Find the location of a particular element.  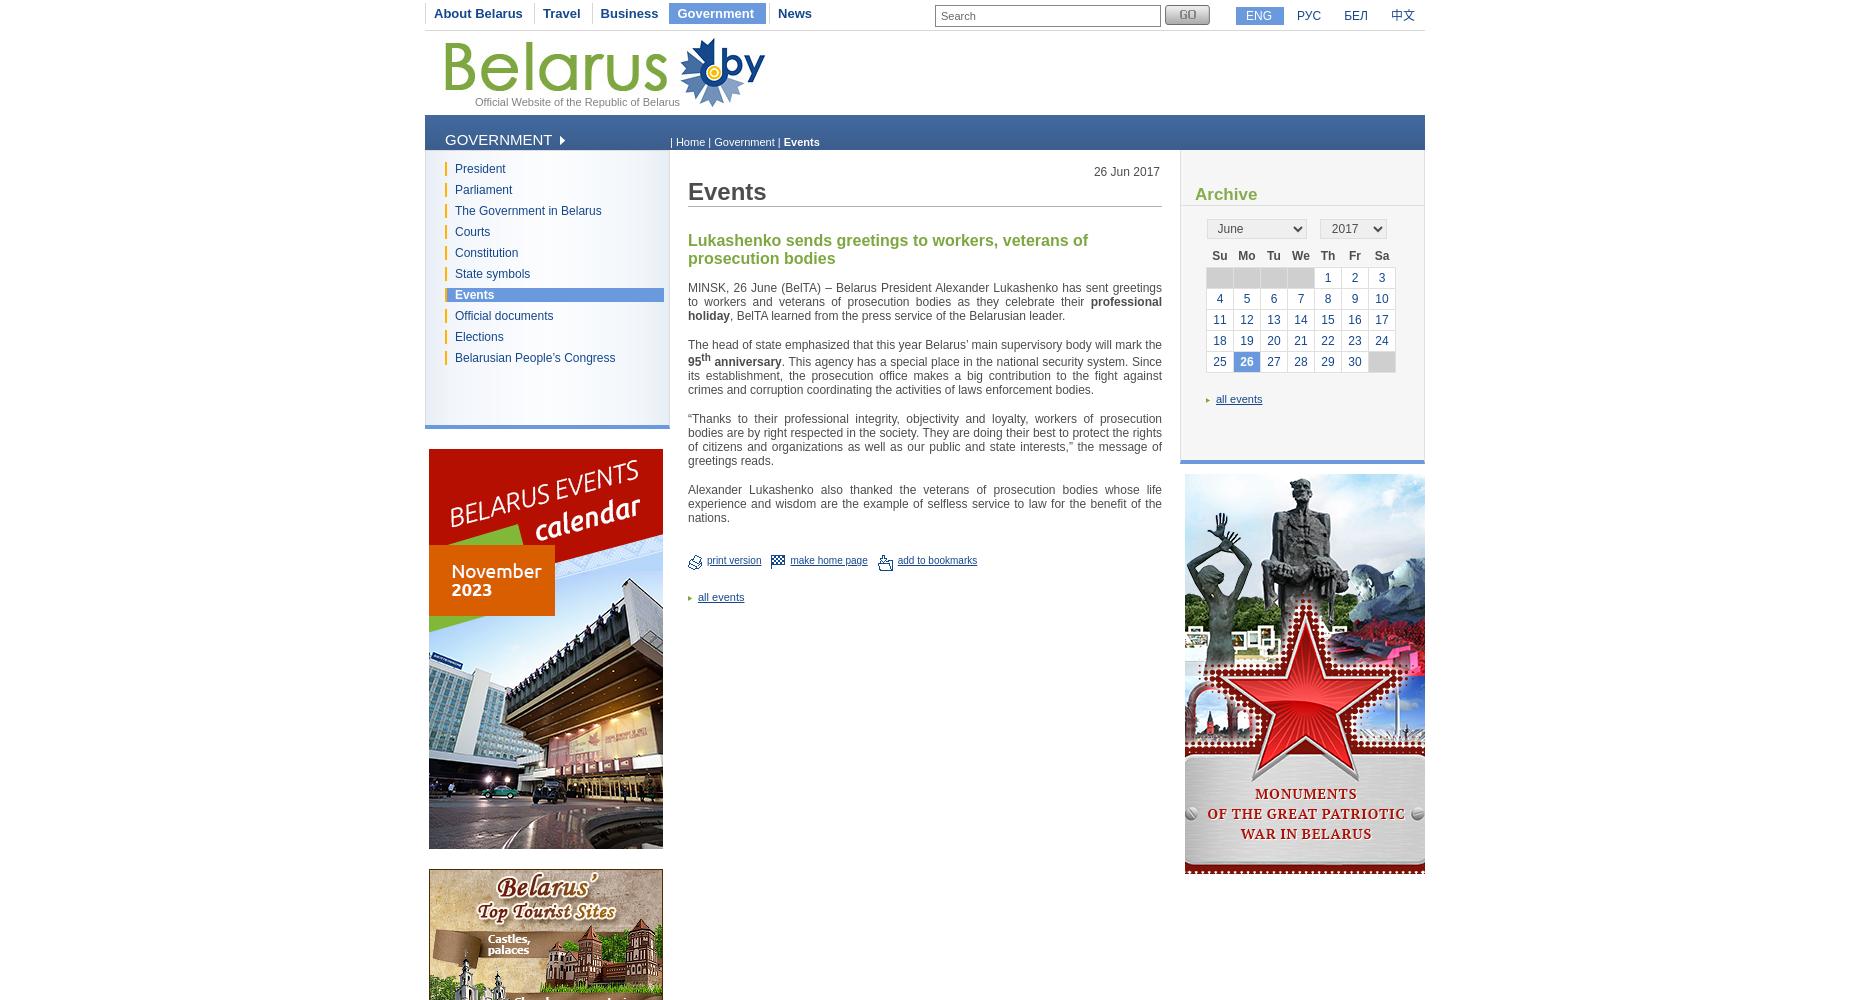

'Elections' is located at coordinates (478, 336).